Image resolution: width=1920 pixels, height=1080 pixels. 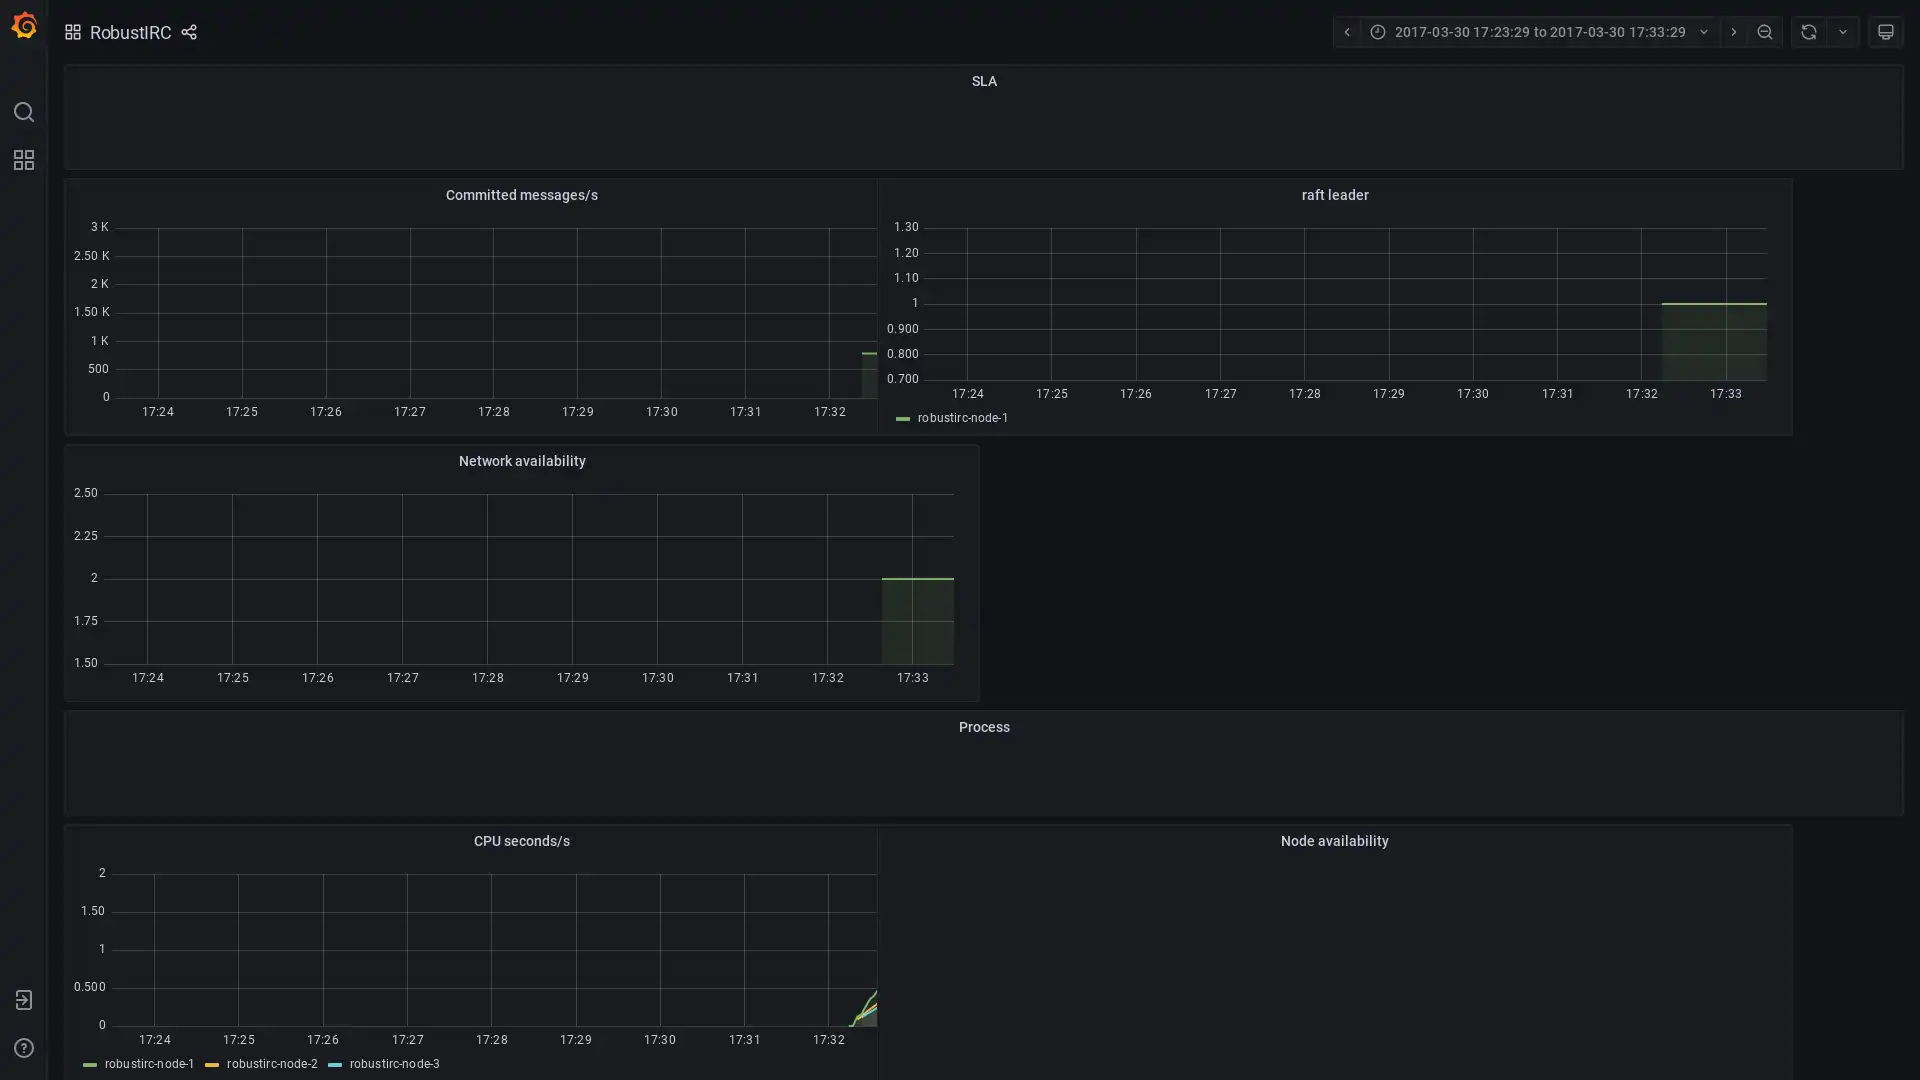 I want to click on Cycle view mode, so click(x=1885, y=31).